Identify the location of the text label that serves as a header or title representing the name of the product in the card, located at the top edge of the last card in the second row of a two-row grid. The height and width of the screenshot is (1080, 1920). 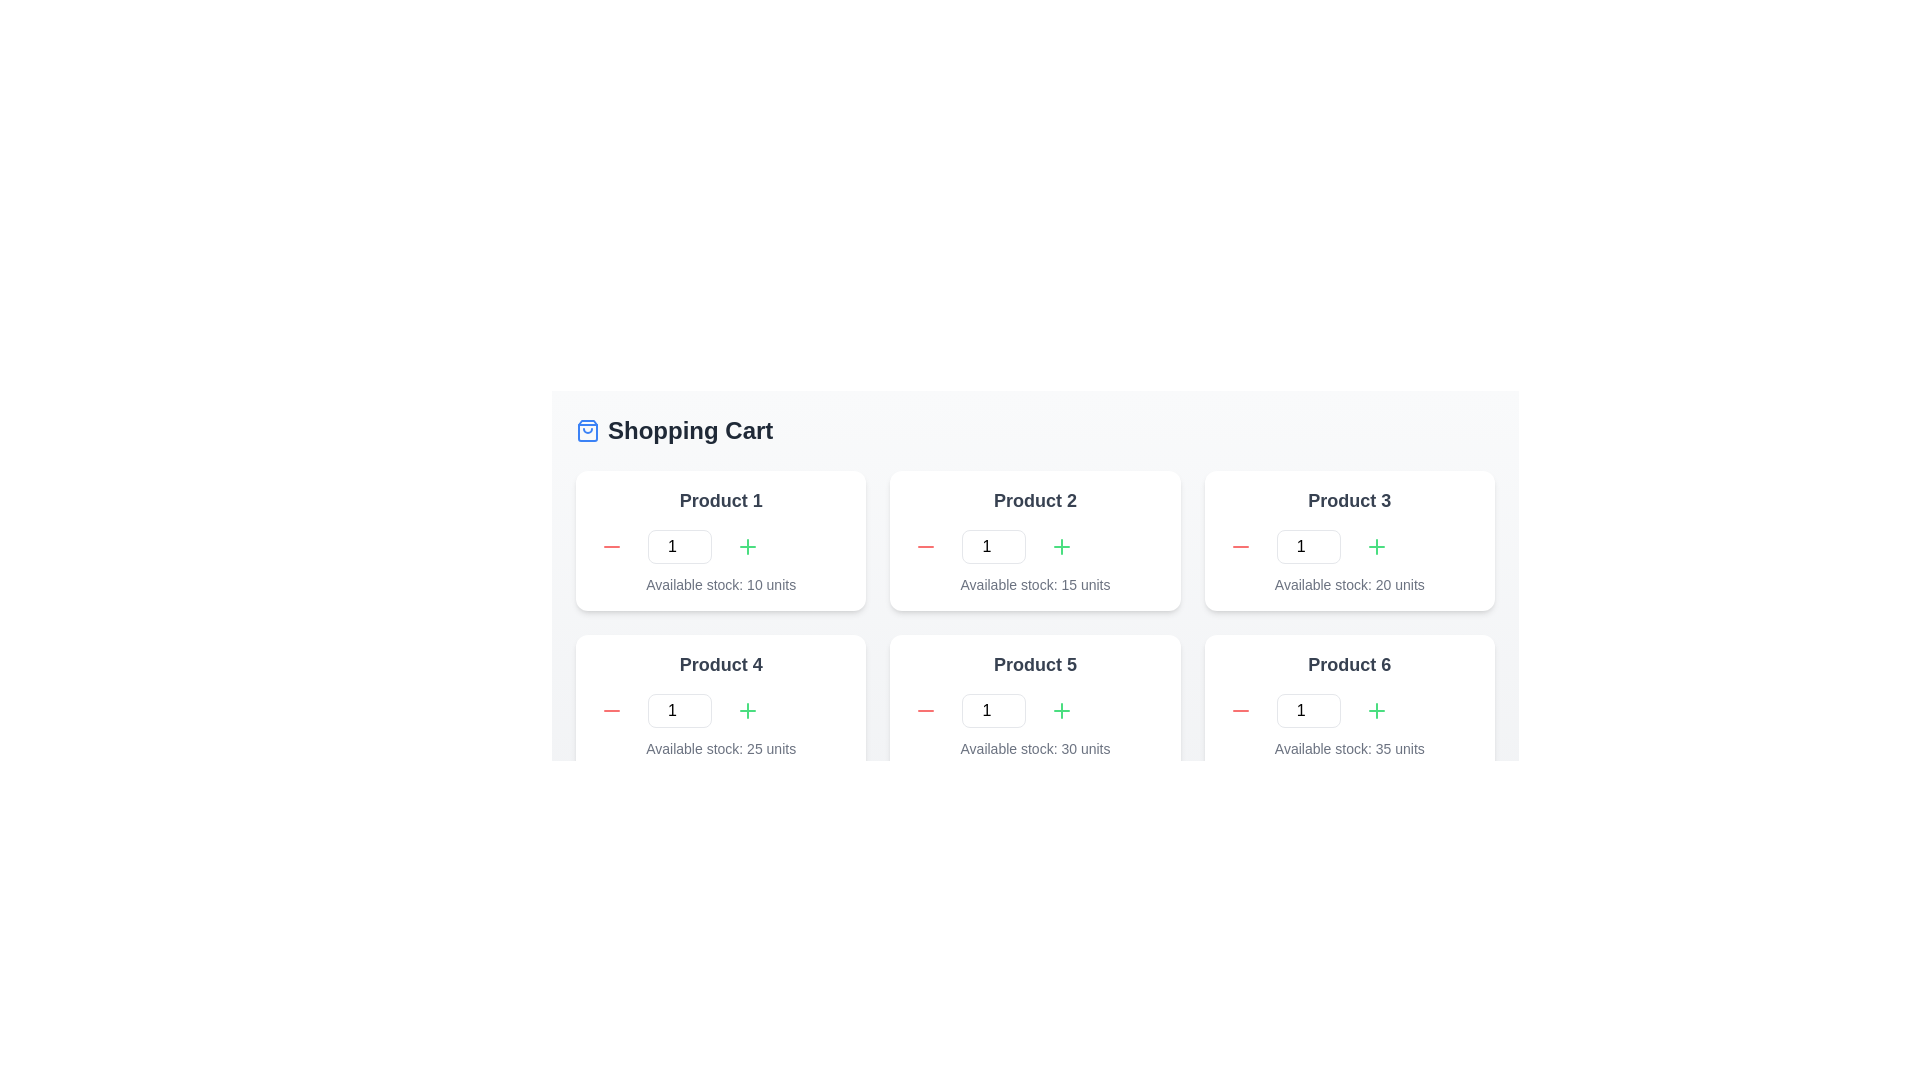
(1349, 664).